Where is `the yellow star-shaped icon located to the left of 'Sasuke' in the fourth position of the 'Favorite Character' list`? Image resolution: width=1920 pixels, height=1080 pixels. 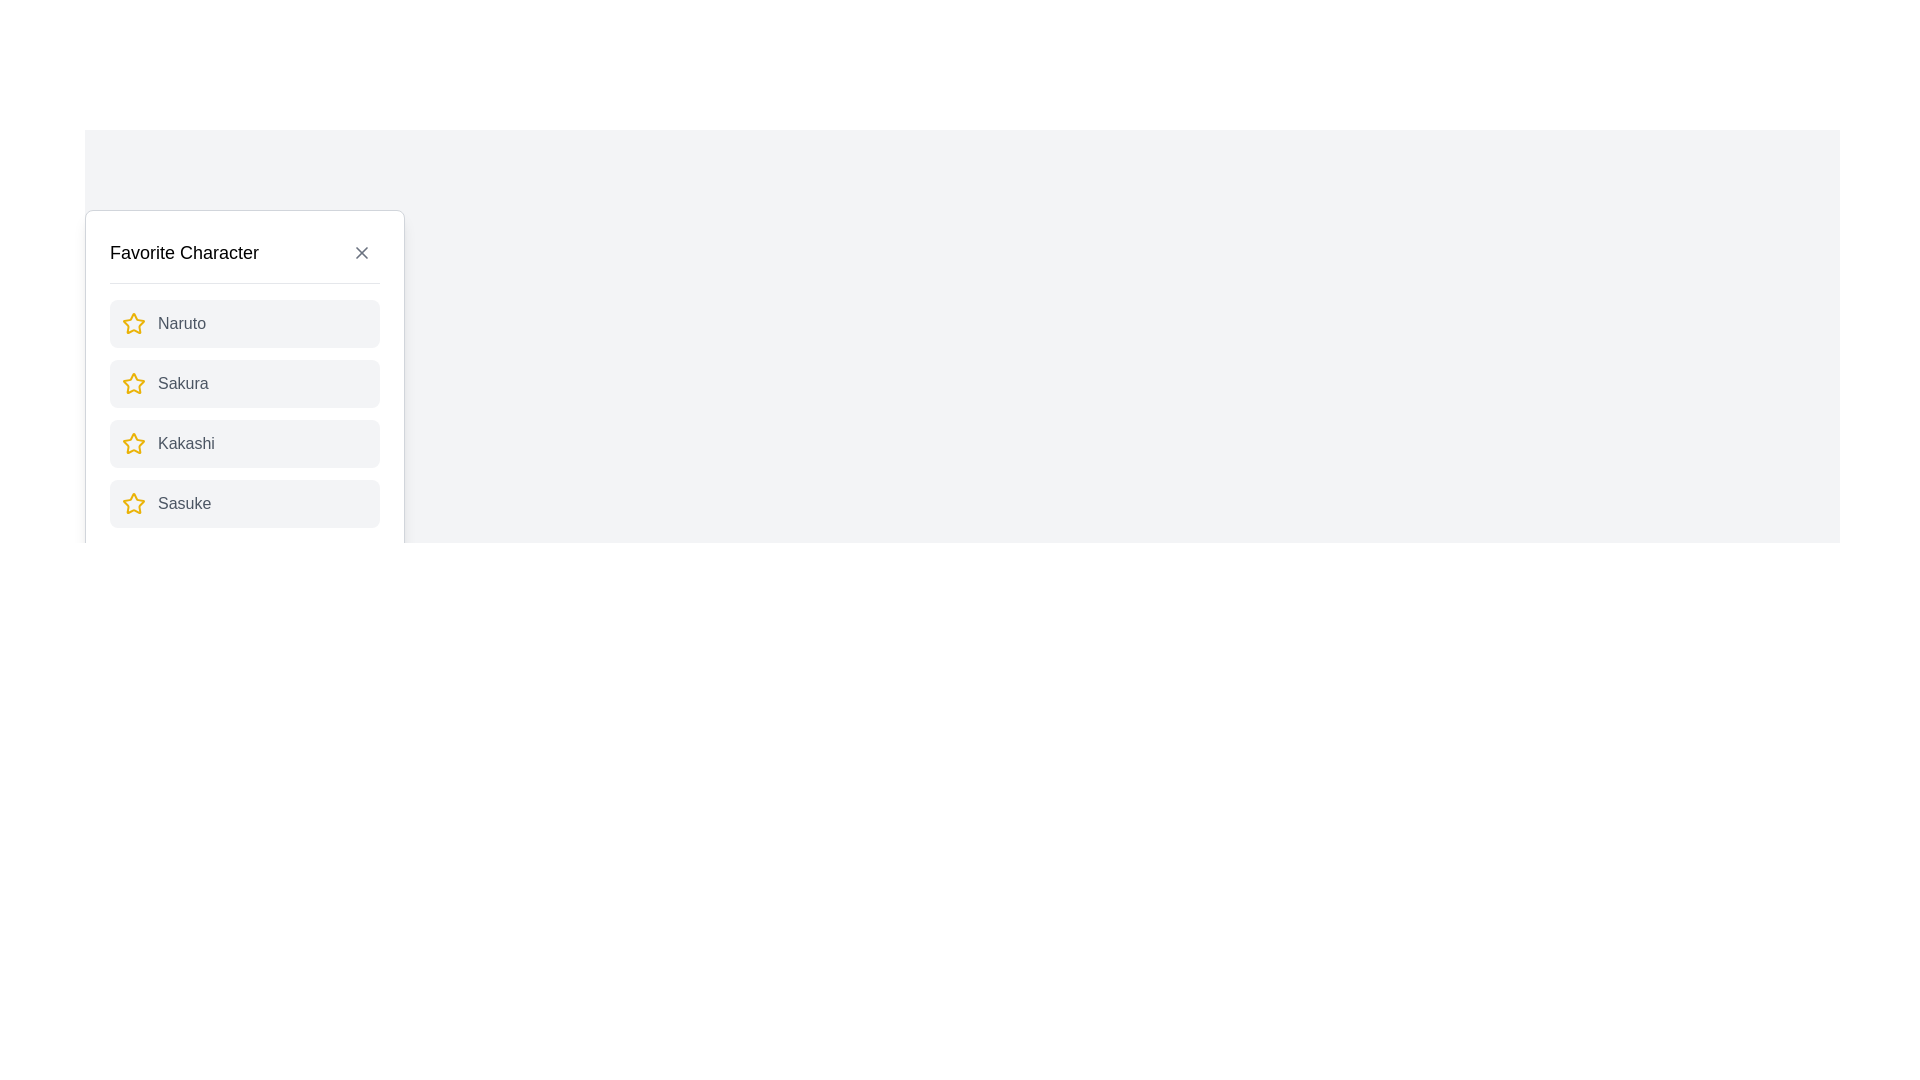 the yellow star-shaped icon located to the left of 'Sasuke' in the fourth position of the 'Favorite Character' list is located at coordinates (133, 503).